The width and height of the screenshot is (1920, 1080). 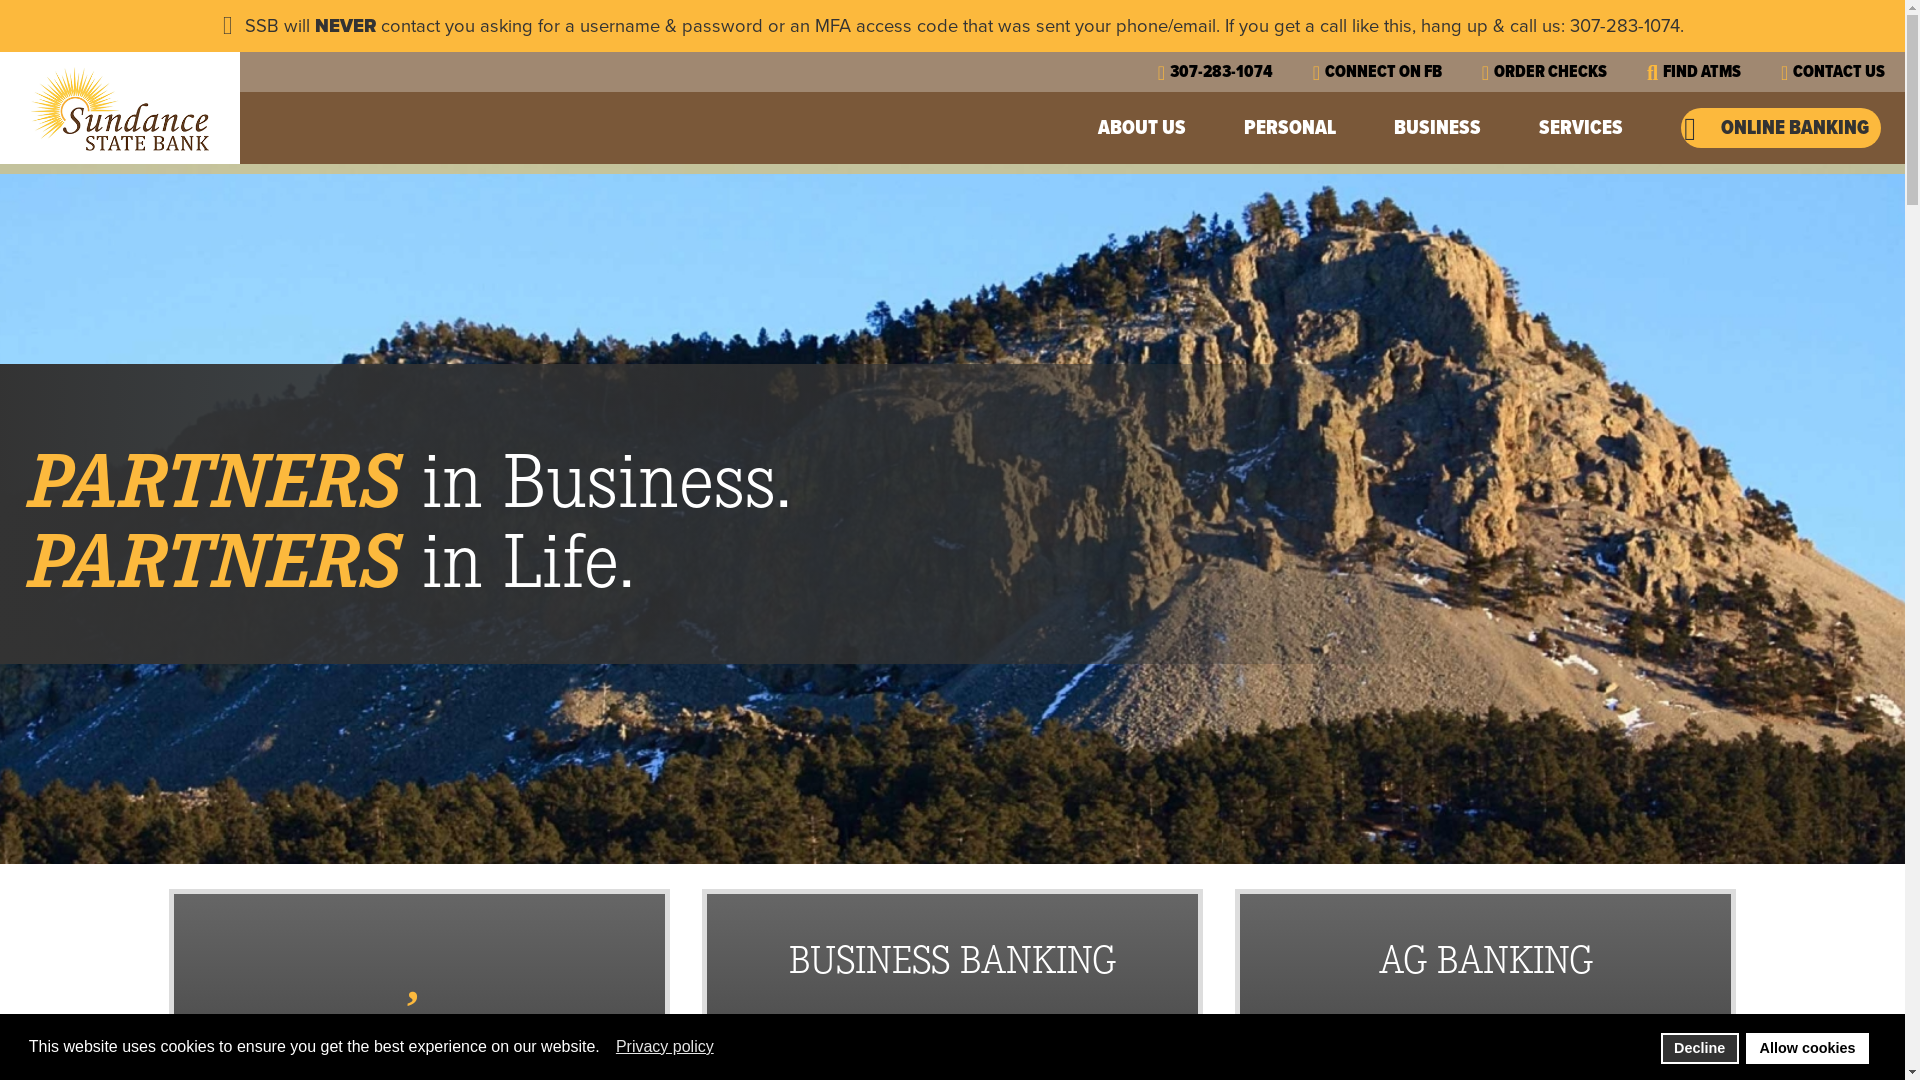 I want to click on 'FIND ATMS', so click(x=1693, y=70).